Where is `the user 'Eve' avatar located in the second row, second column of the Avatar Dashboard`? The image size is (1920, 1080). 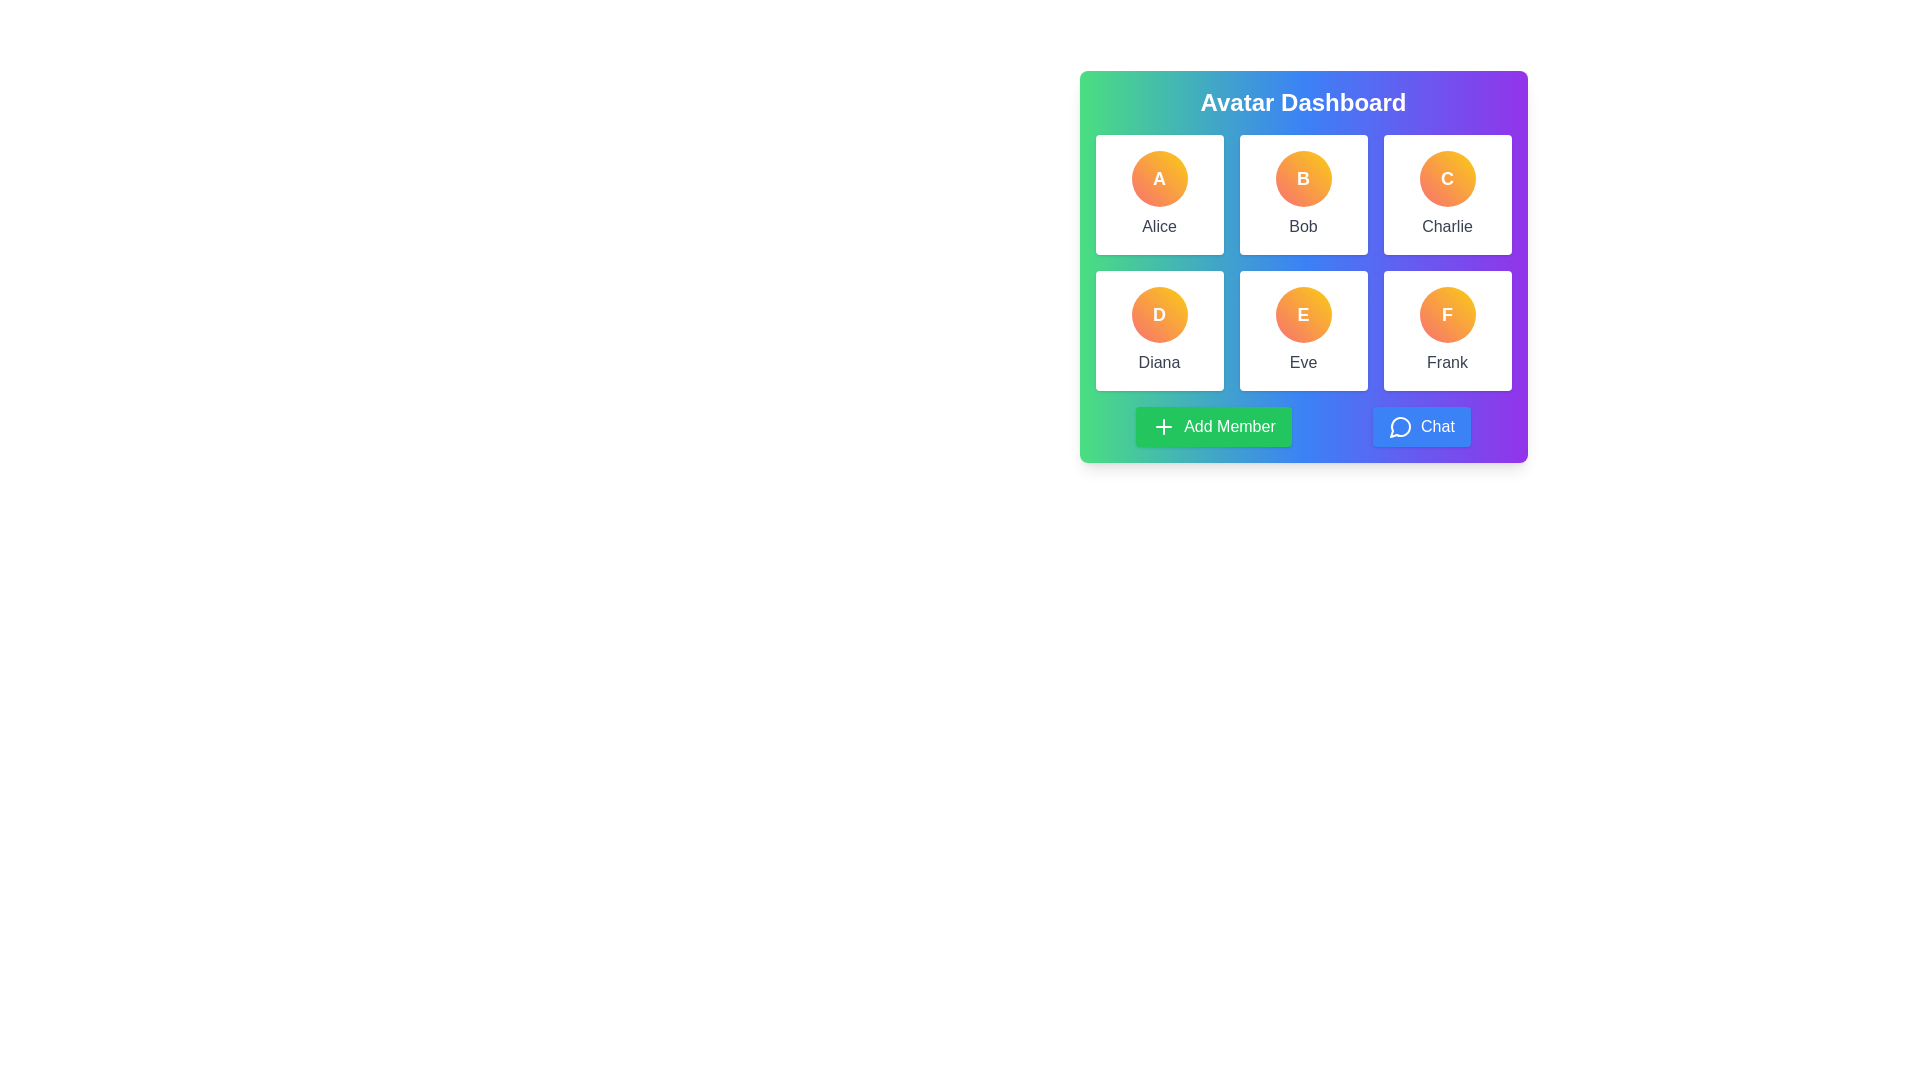
the user 'Eve' avatar located in the second row, second column of the Avatar Dashboard is located at coordinates (1303, 315).